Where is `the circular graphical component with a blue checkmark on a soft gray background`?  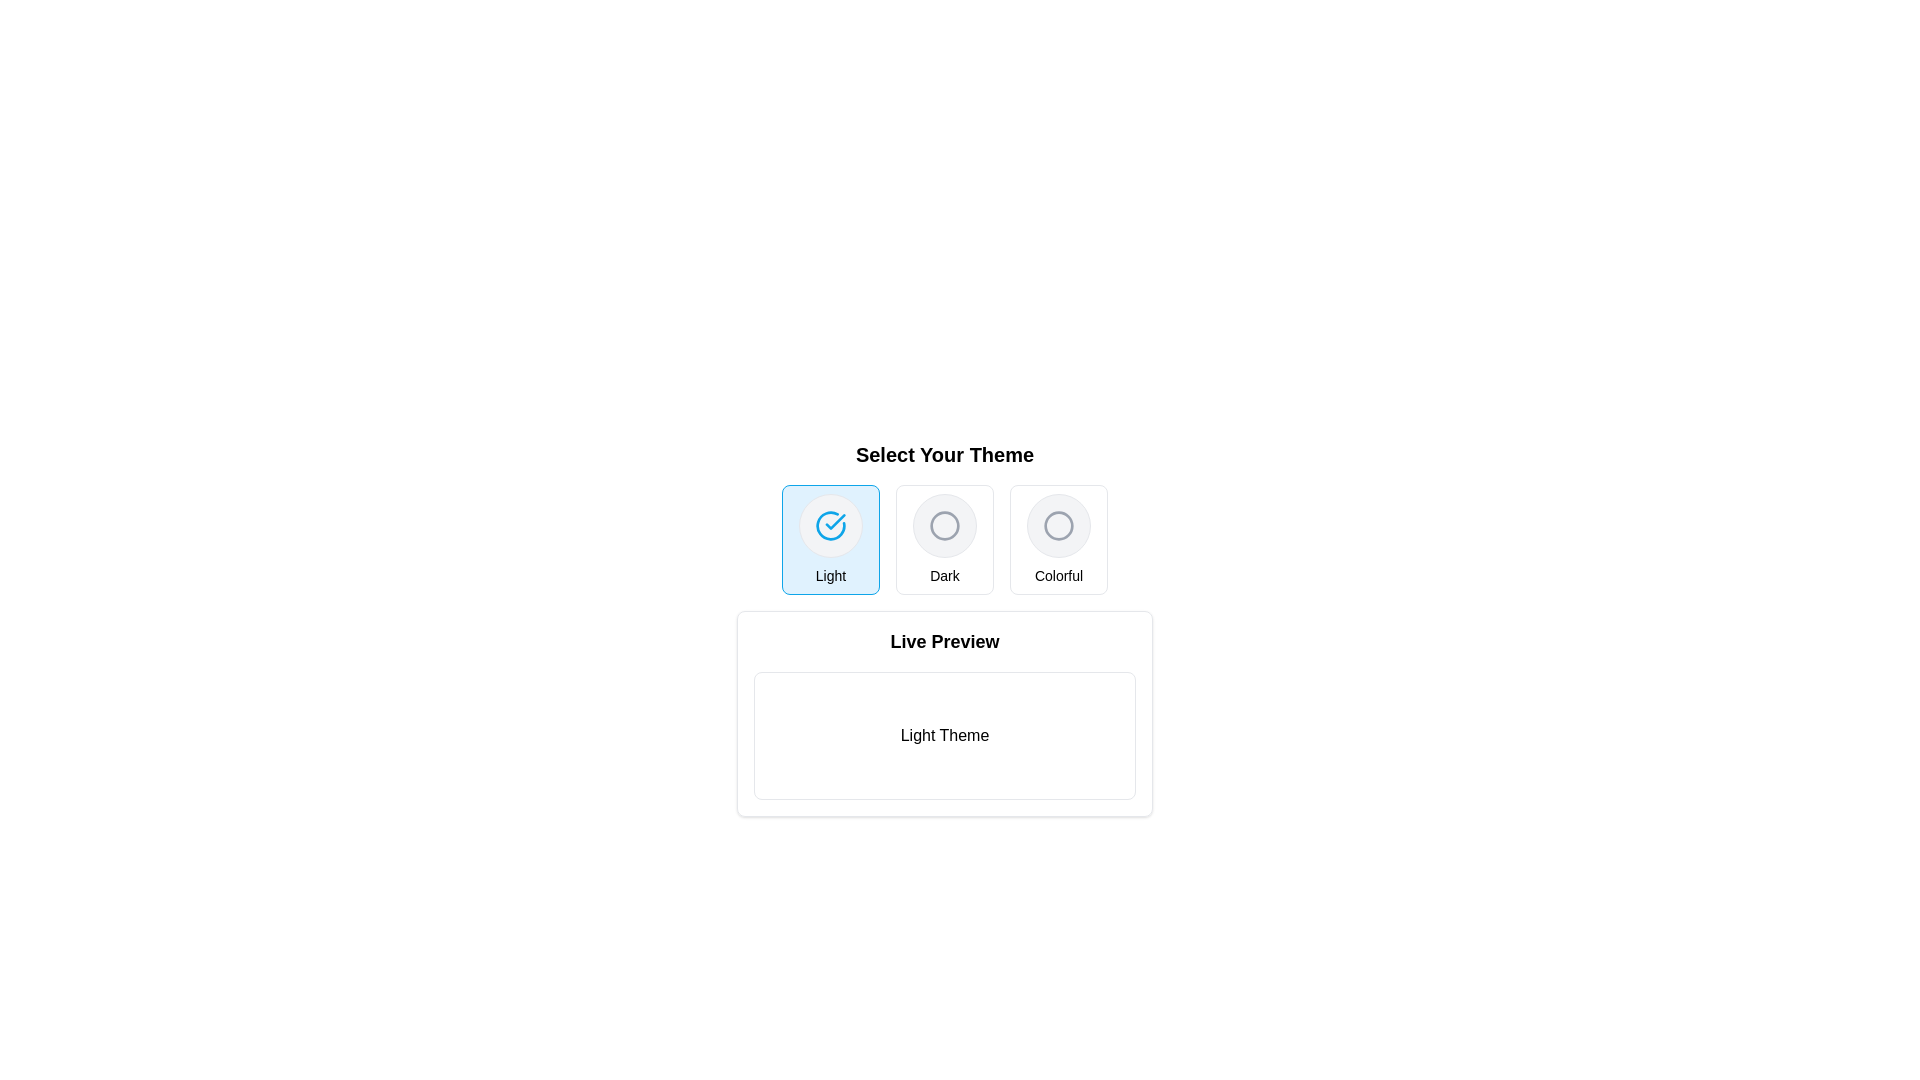 the circular graphical component with a blue checkmark on a soft gray background is located at coordinates (830, 524).